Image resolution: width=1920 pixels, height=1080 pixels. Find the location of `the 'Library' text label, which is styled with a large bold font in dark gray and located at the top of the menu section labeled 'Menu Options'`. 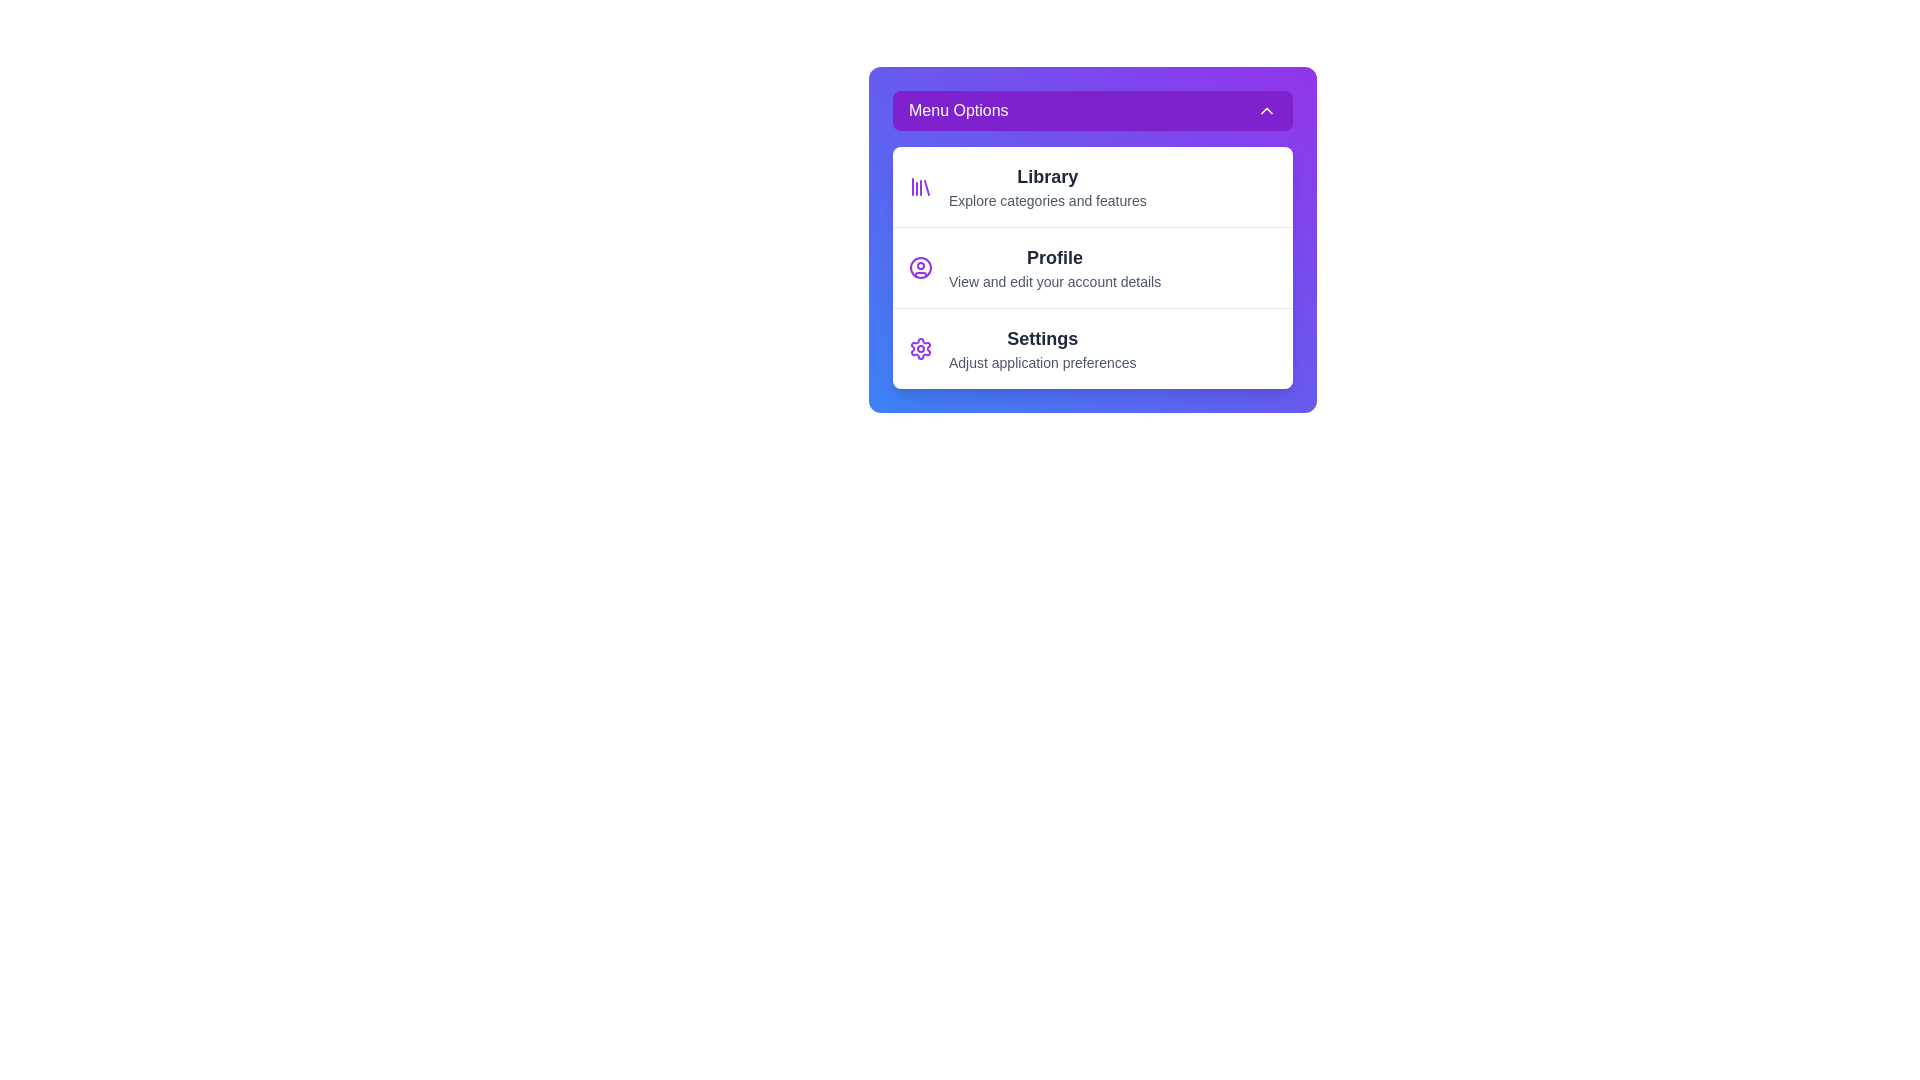

the 'Library' text label, which is styled with a large bold font in dark gray and located at the top of the menu section labeled 'Menu Options' is located at coordinates (1046, 176).